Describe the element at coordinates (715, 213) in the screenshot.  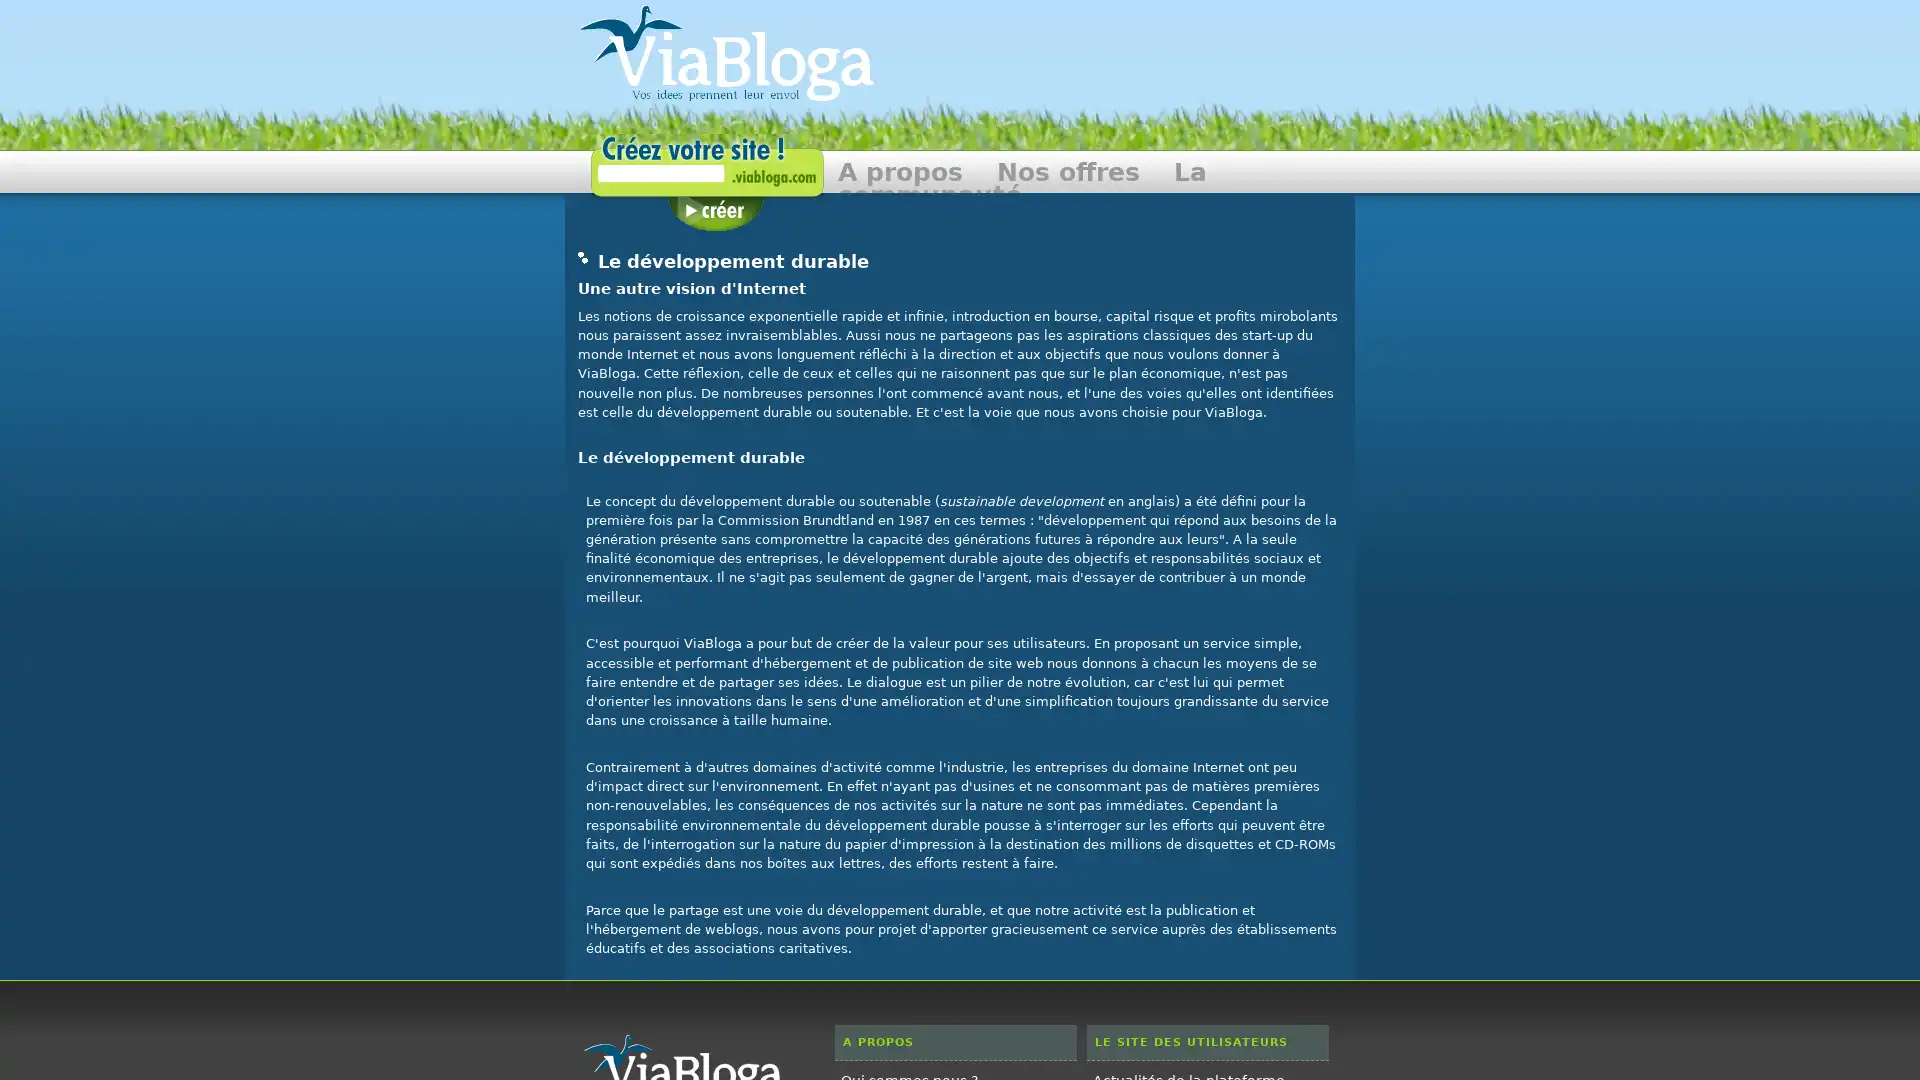
I see `Creer` at that location.